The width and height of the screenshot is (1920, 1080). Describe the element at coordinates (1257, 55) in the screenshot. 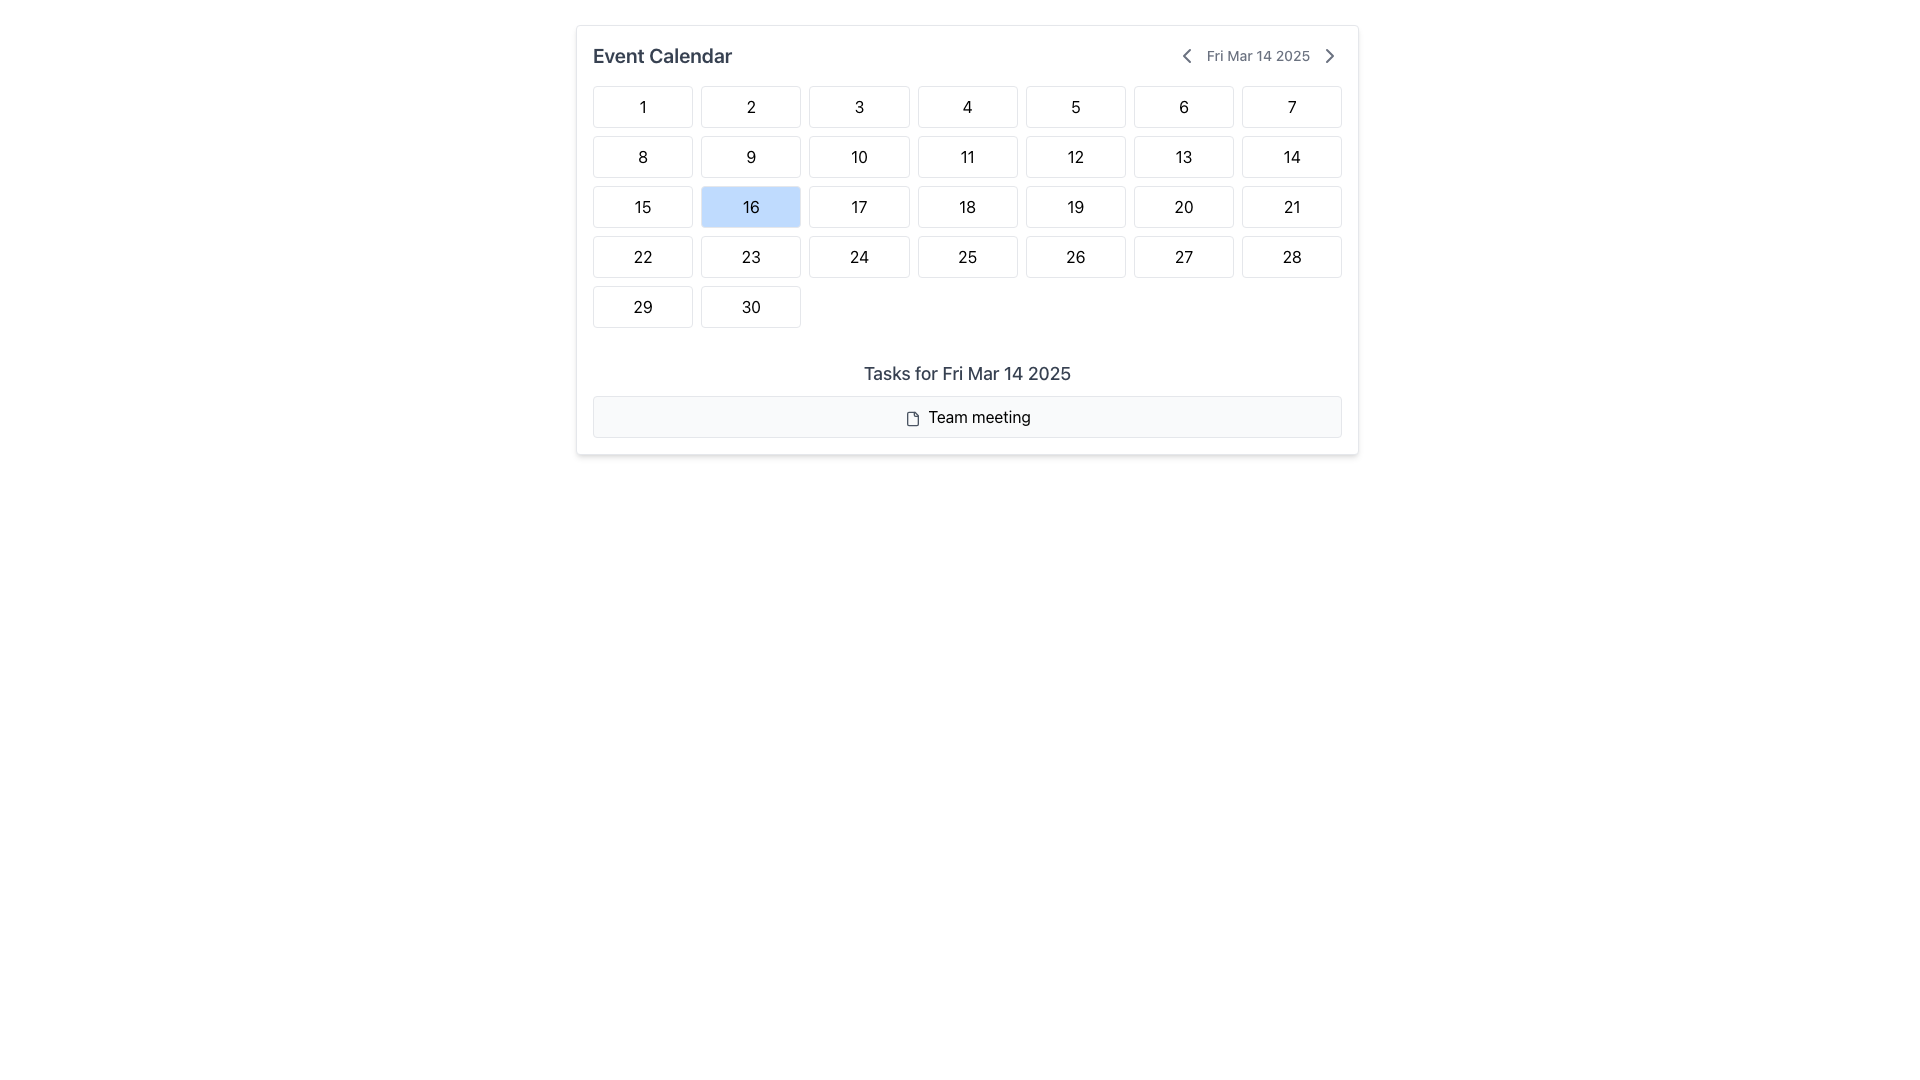

I see `the right arrow icon in the Event Calendar section` at that location.